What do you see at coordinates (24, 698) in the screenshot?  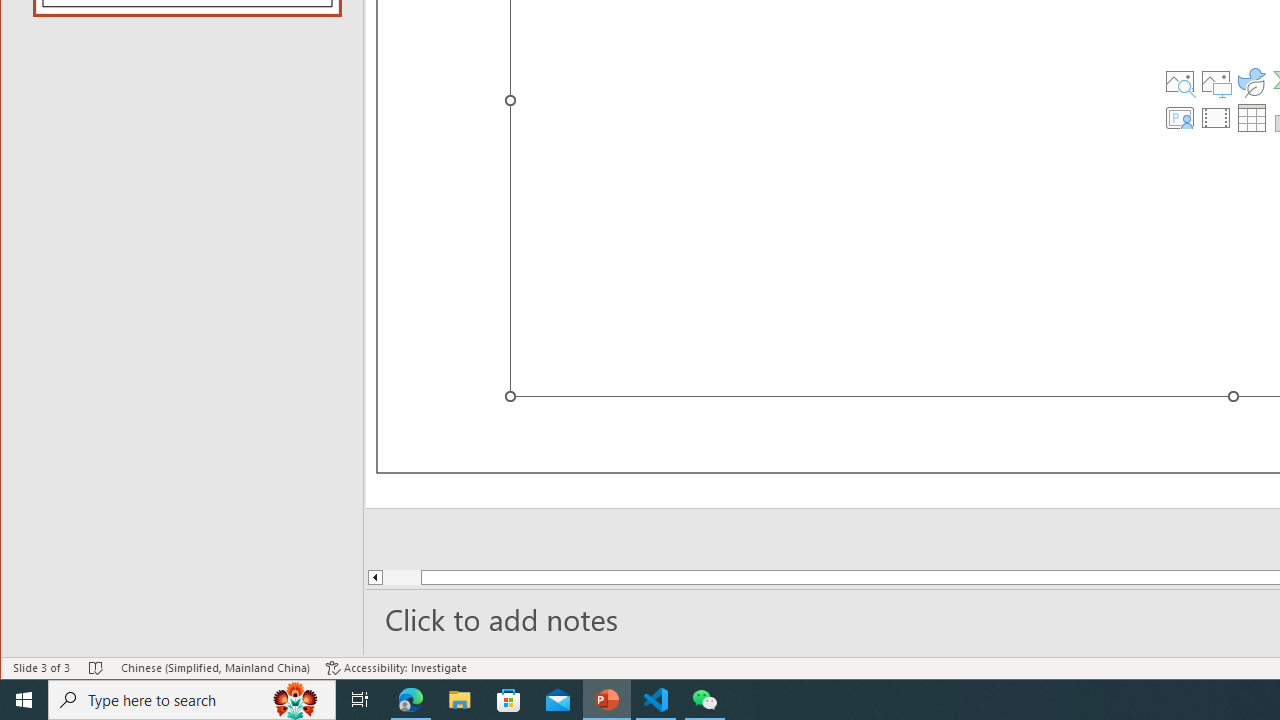 I see `'Start'` at bounding box center [24, 698].